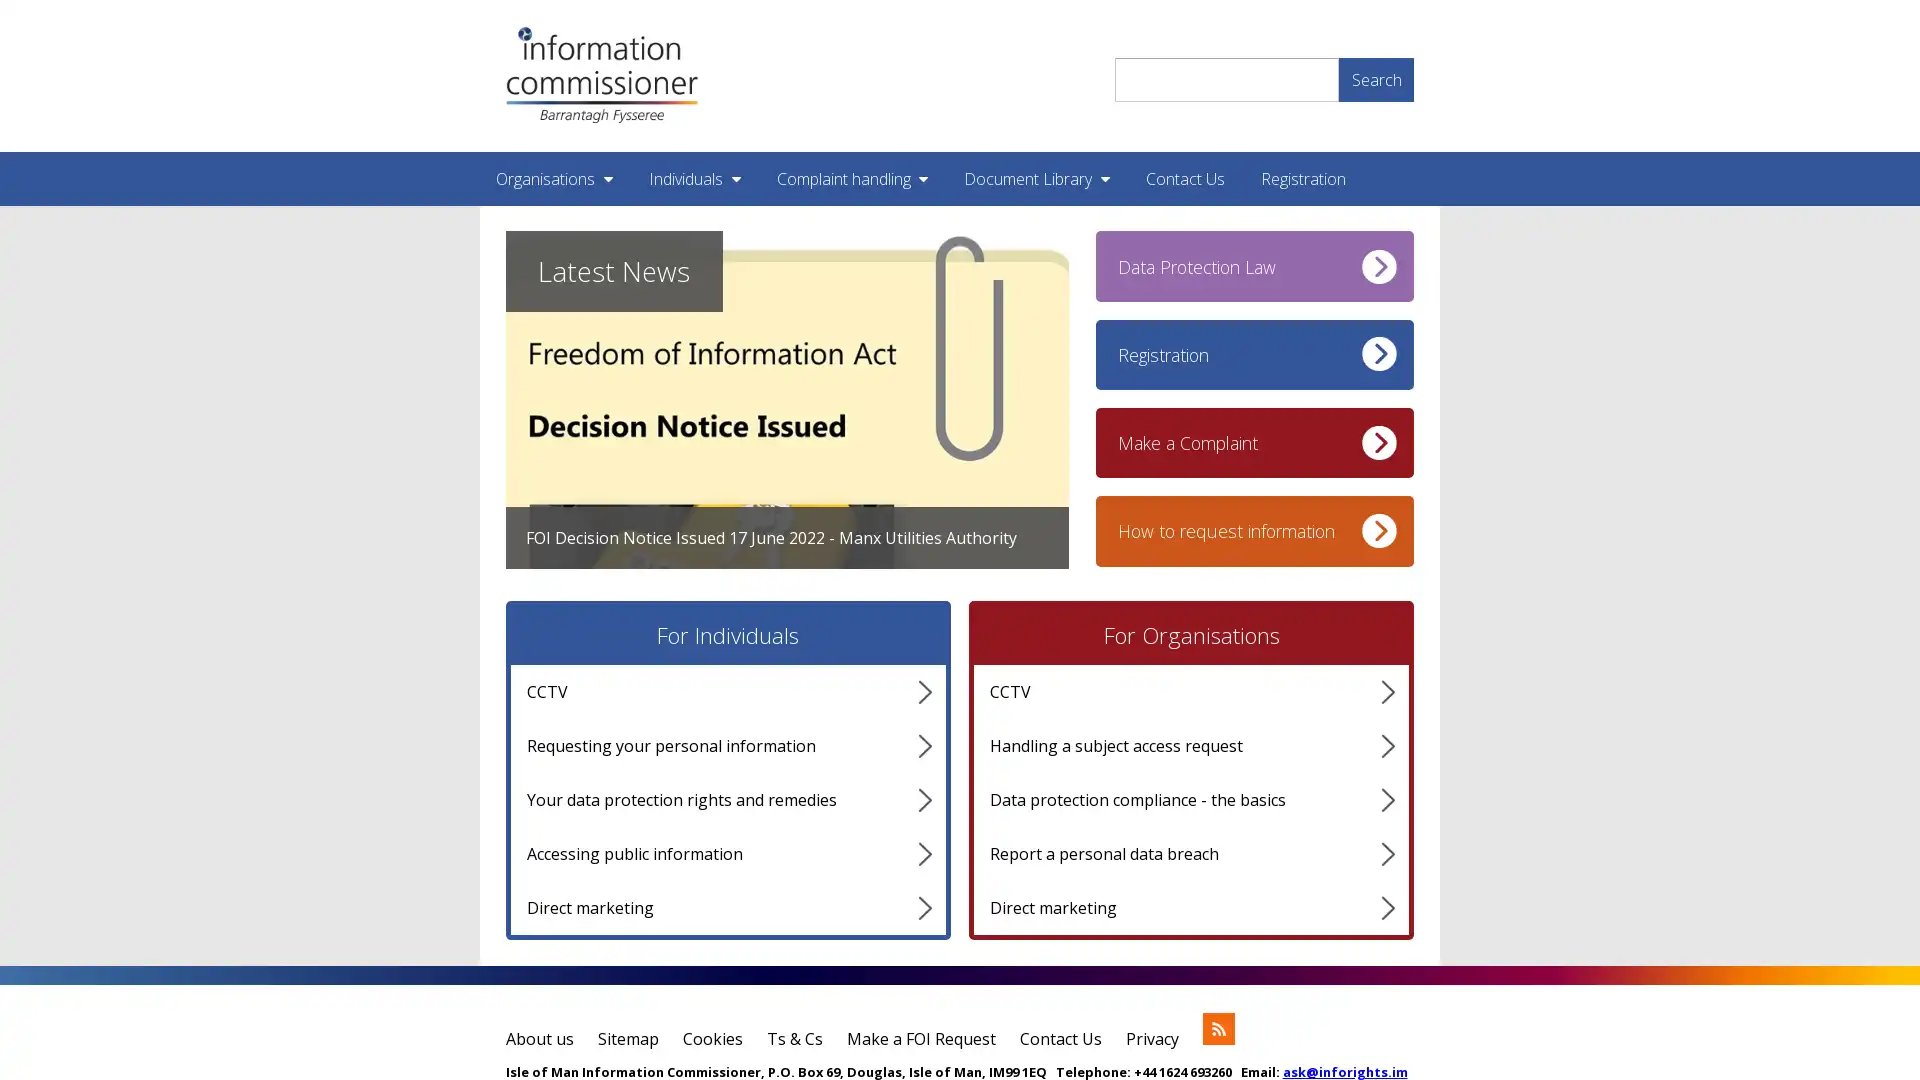 Image resolution: width=1920 pixels, height=1080 pixels. Describe the element at coordinates (1375, 77) in the screenshot. I see `Search` at that location.